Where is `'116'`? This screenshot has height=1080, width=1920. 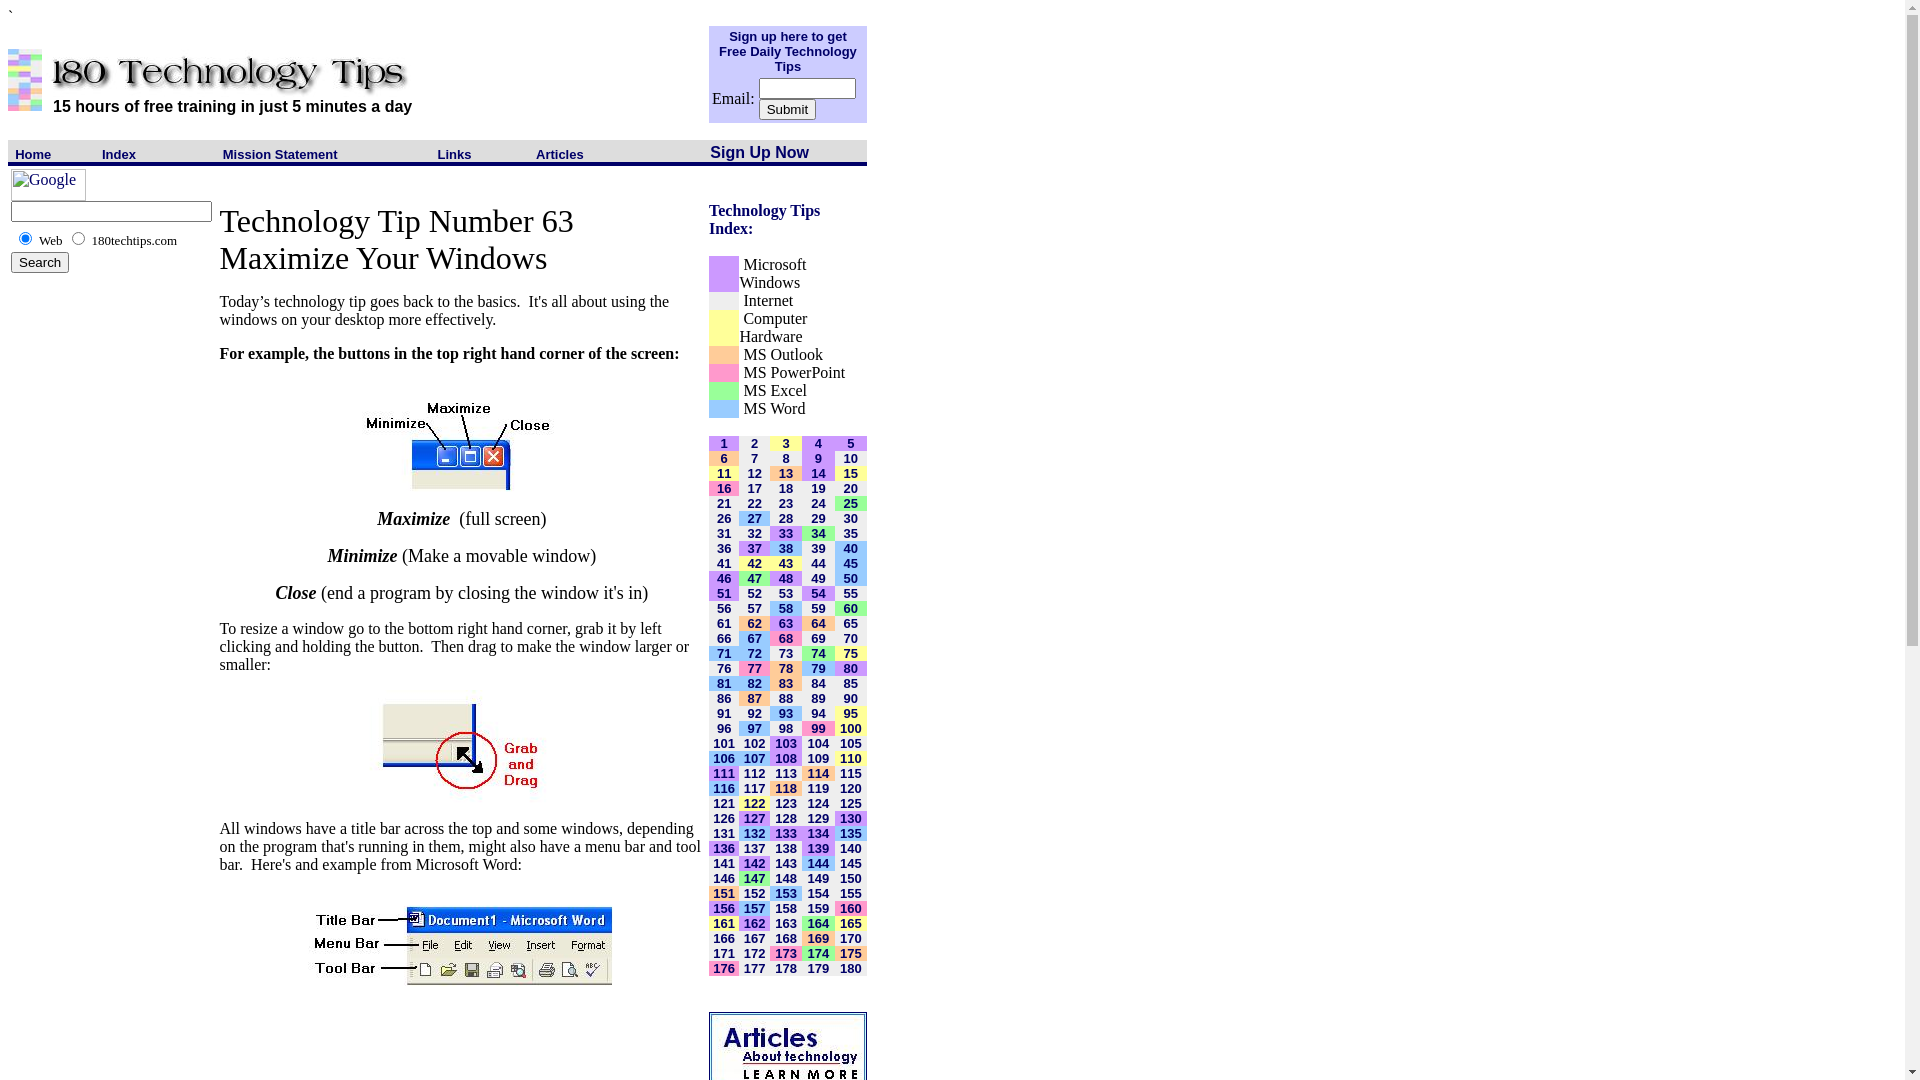 '116' is located at coordinates (723, 786).